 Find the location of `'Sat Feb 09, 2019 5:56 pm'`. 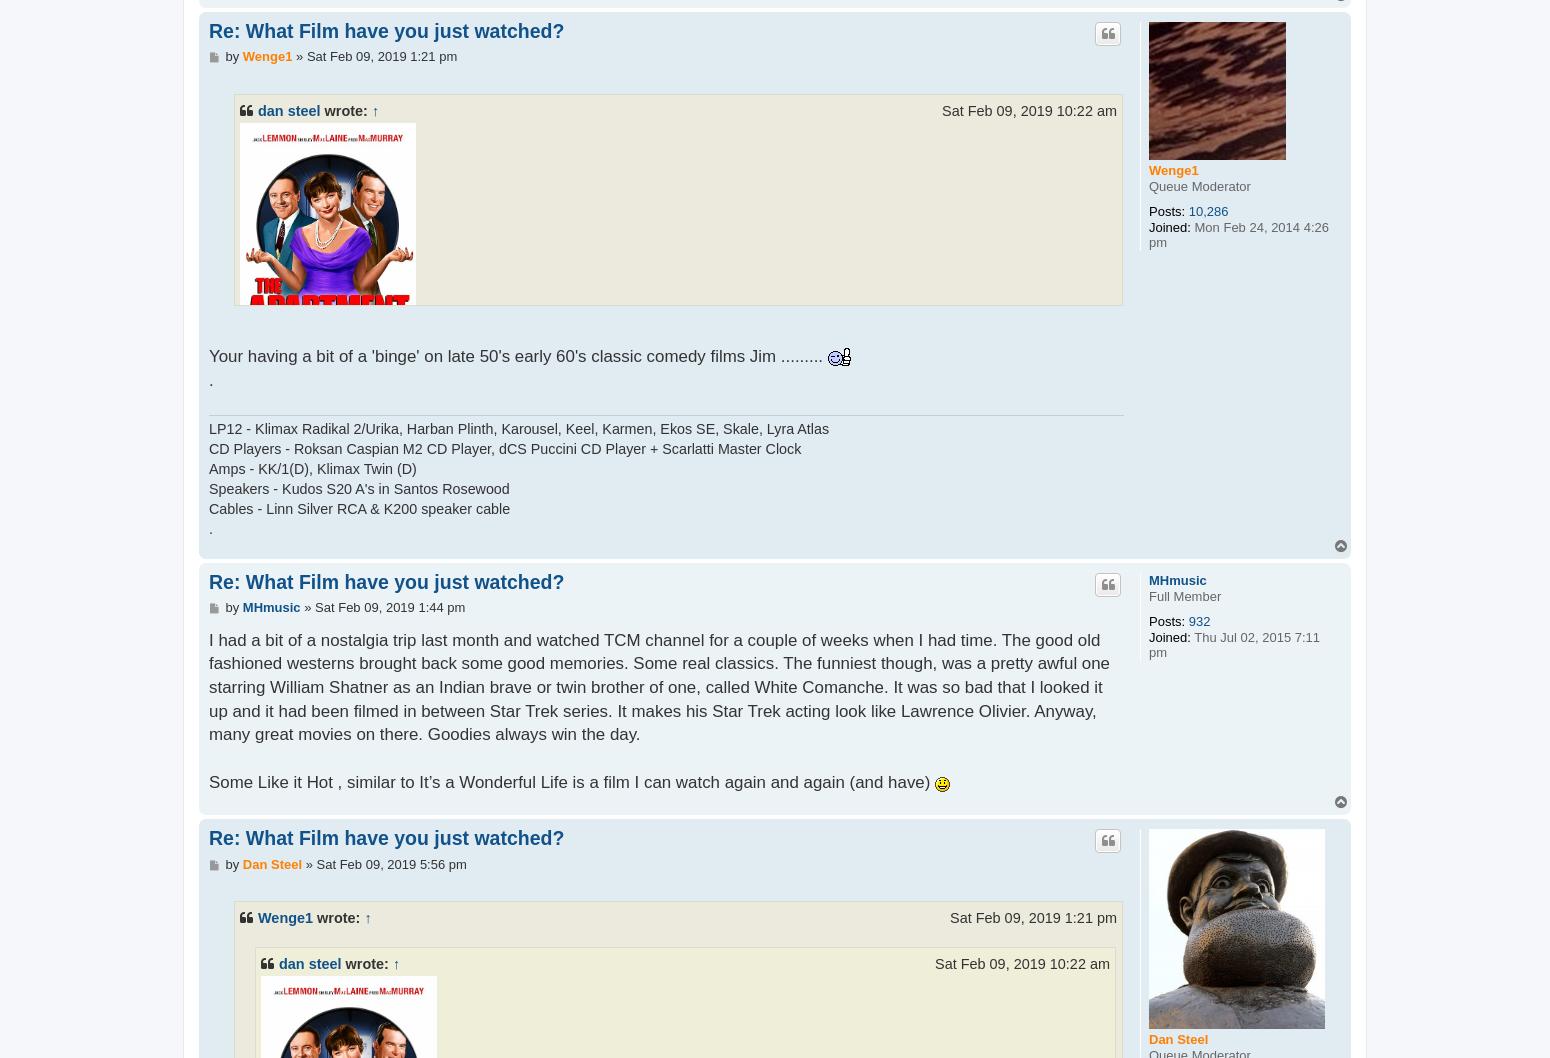

'Sat Feb 09, 2019 5:56 pm' is located at coordinates (391, 862).